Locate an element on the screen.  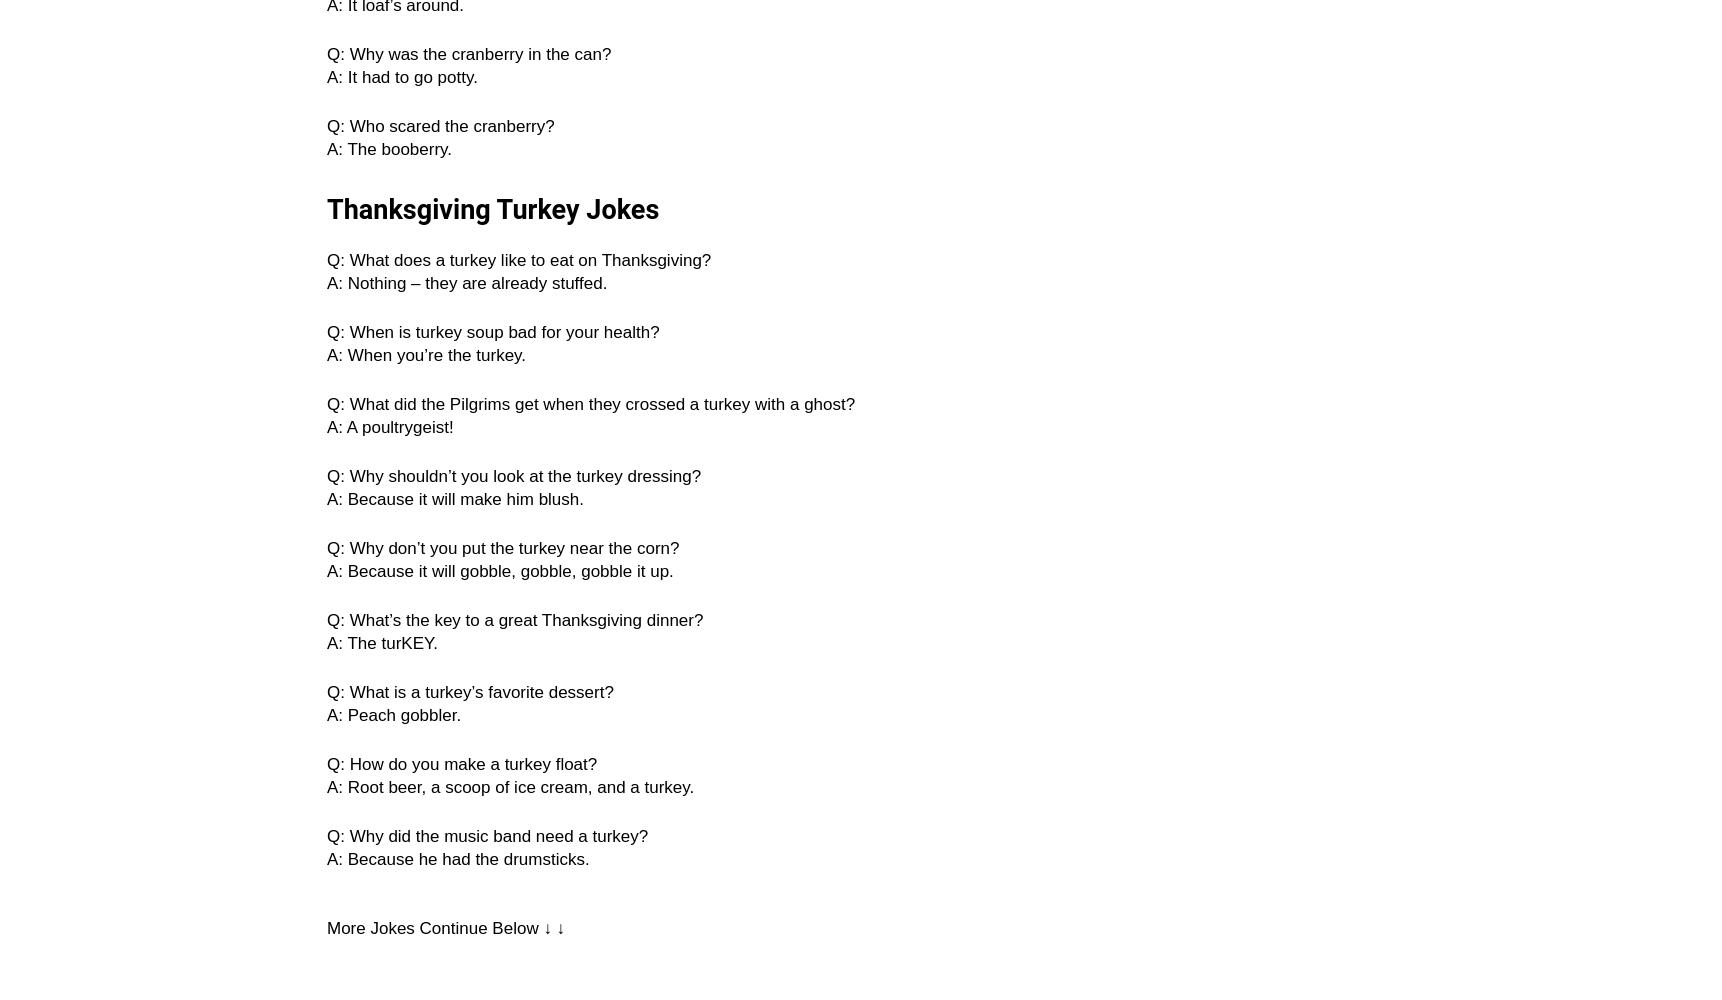
'Q: Why was the cranberry in the can?' is located at coordinates (468, 54).